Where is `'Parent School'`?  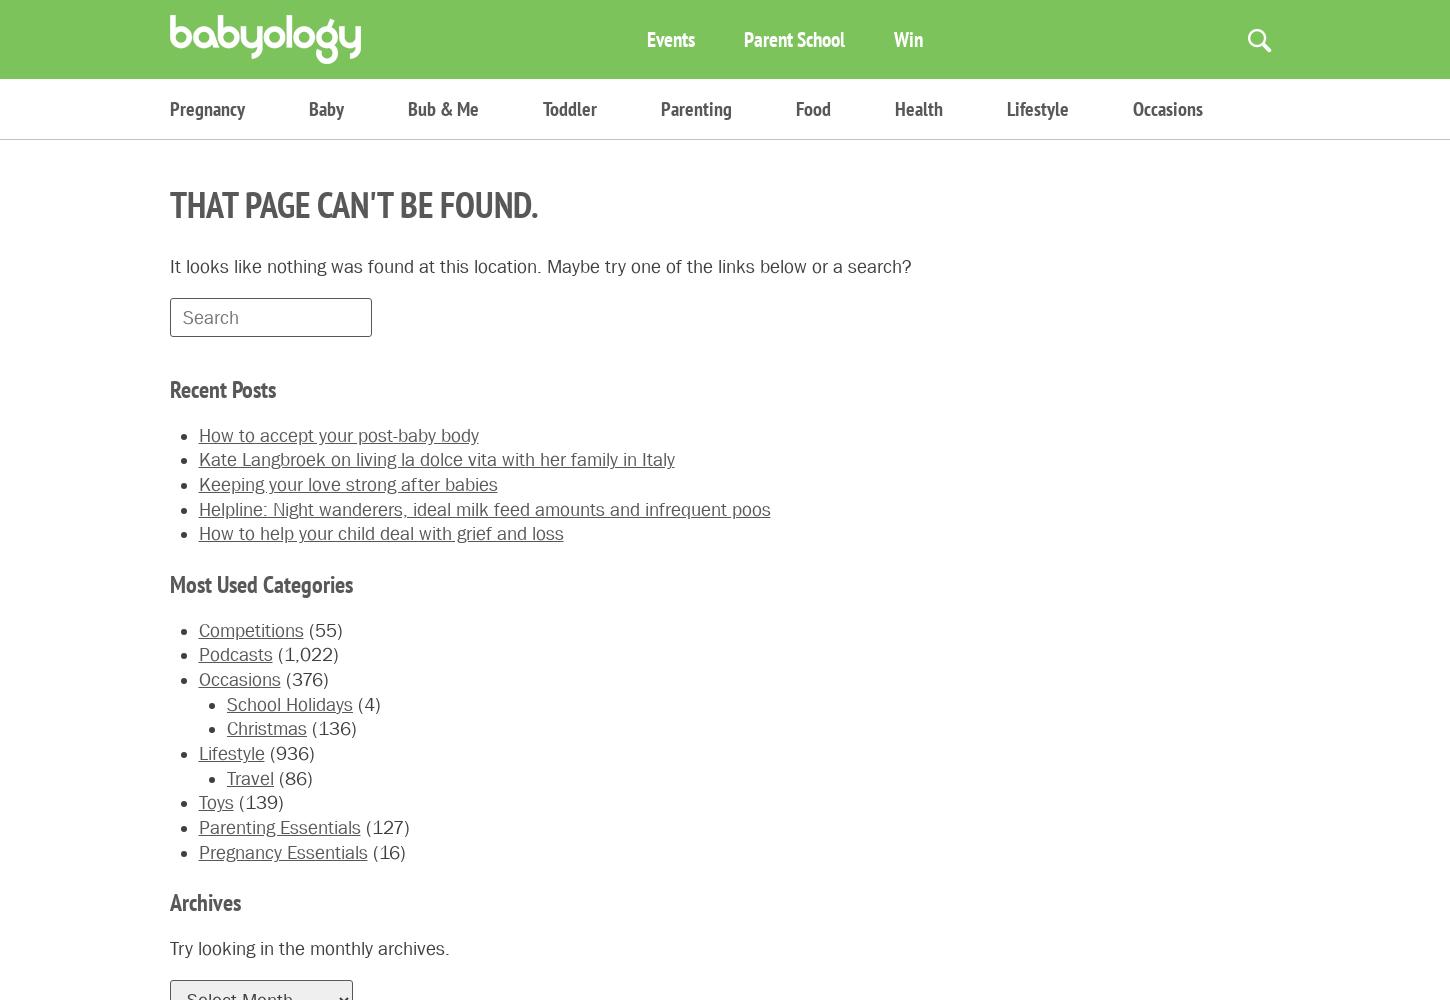
'Parent School' is located at coordinates (794, 38).